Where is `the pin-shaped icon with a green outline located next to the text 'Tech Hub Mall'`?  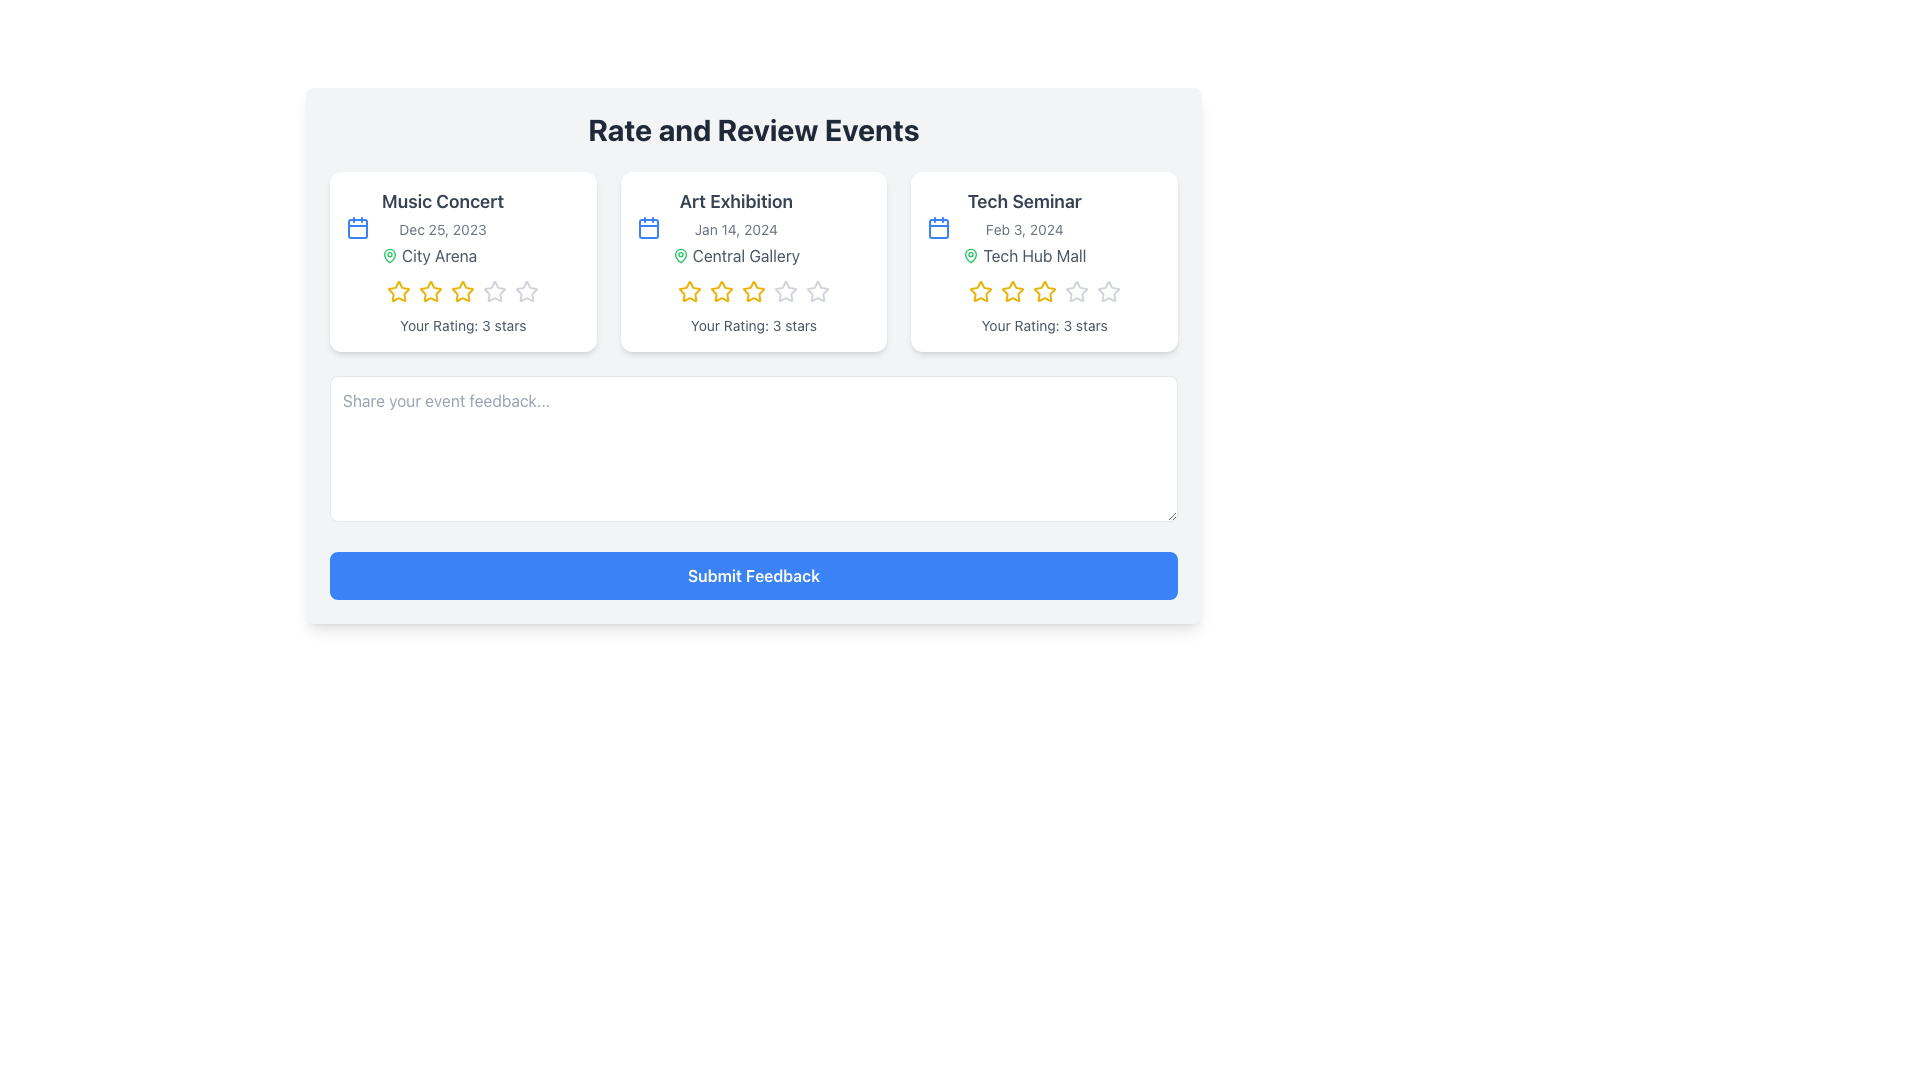
the pin-shaped icon with a green outline located next to the text 'Tech Hub Mall' is located at coordinates (971, 254).